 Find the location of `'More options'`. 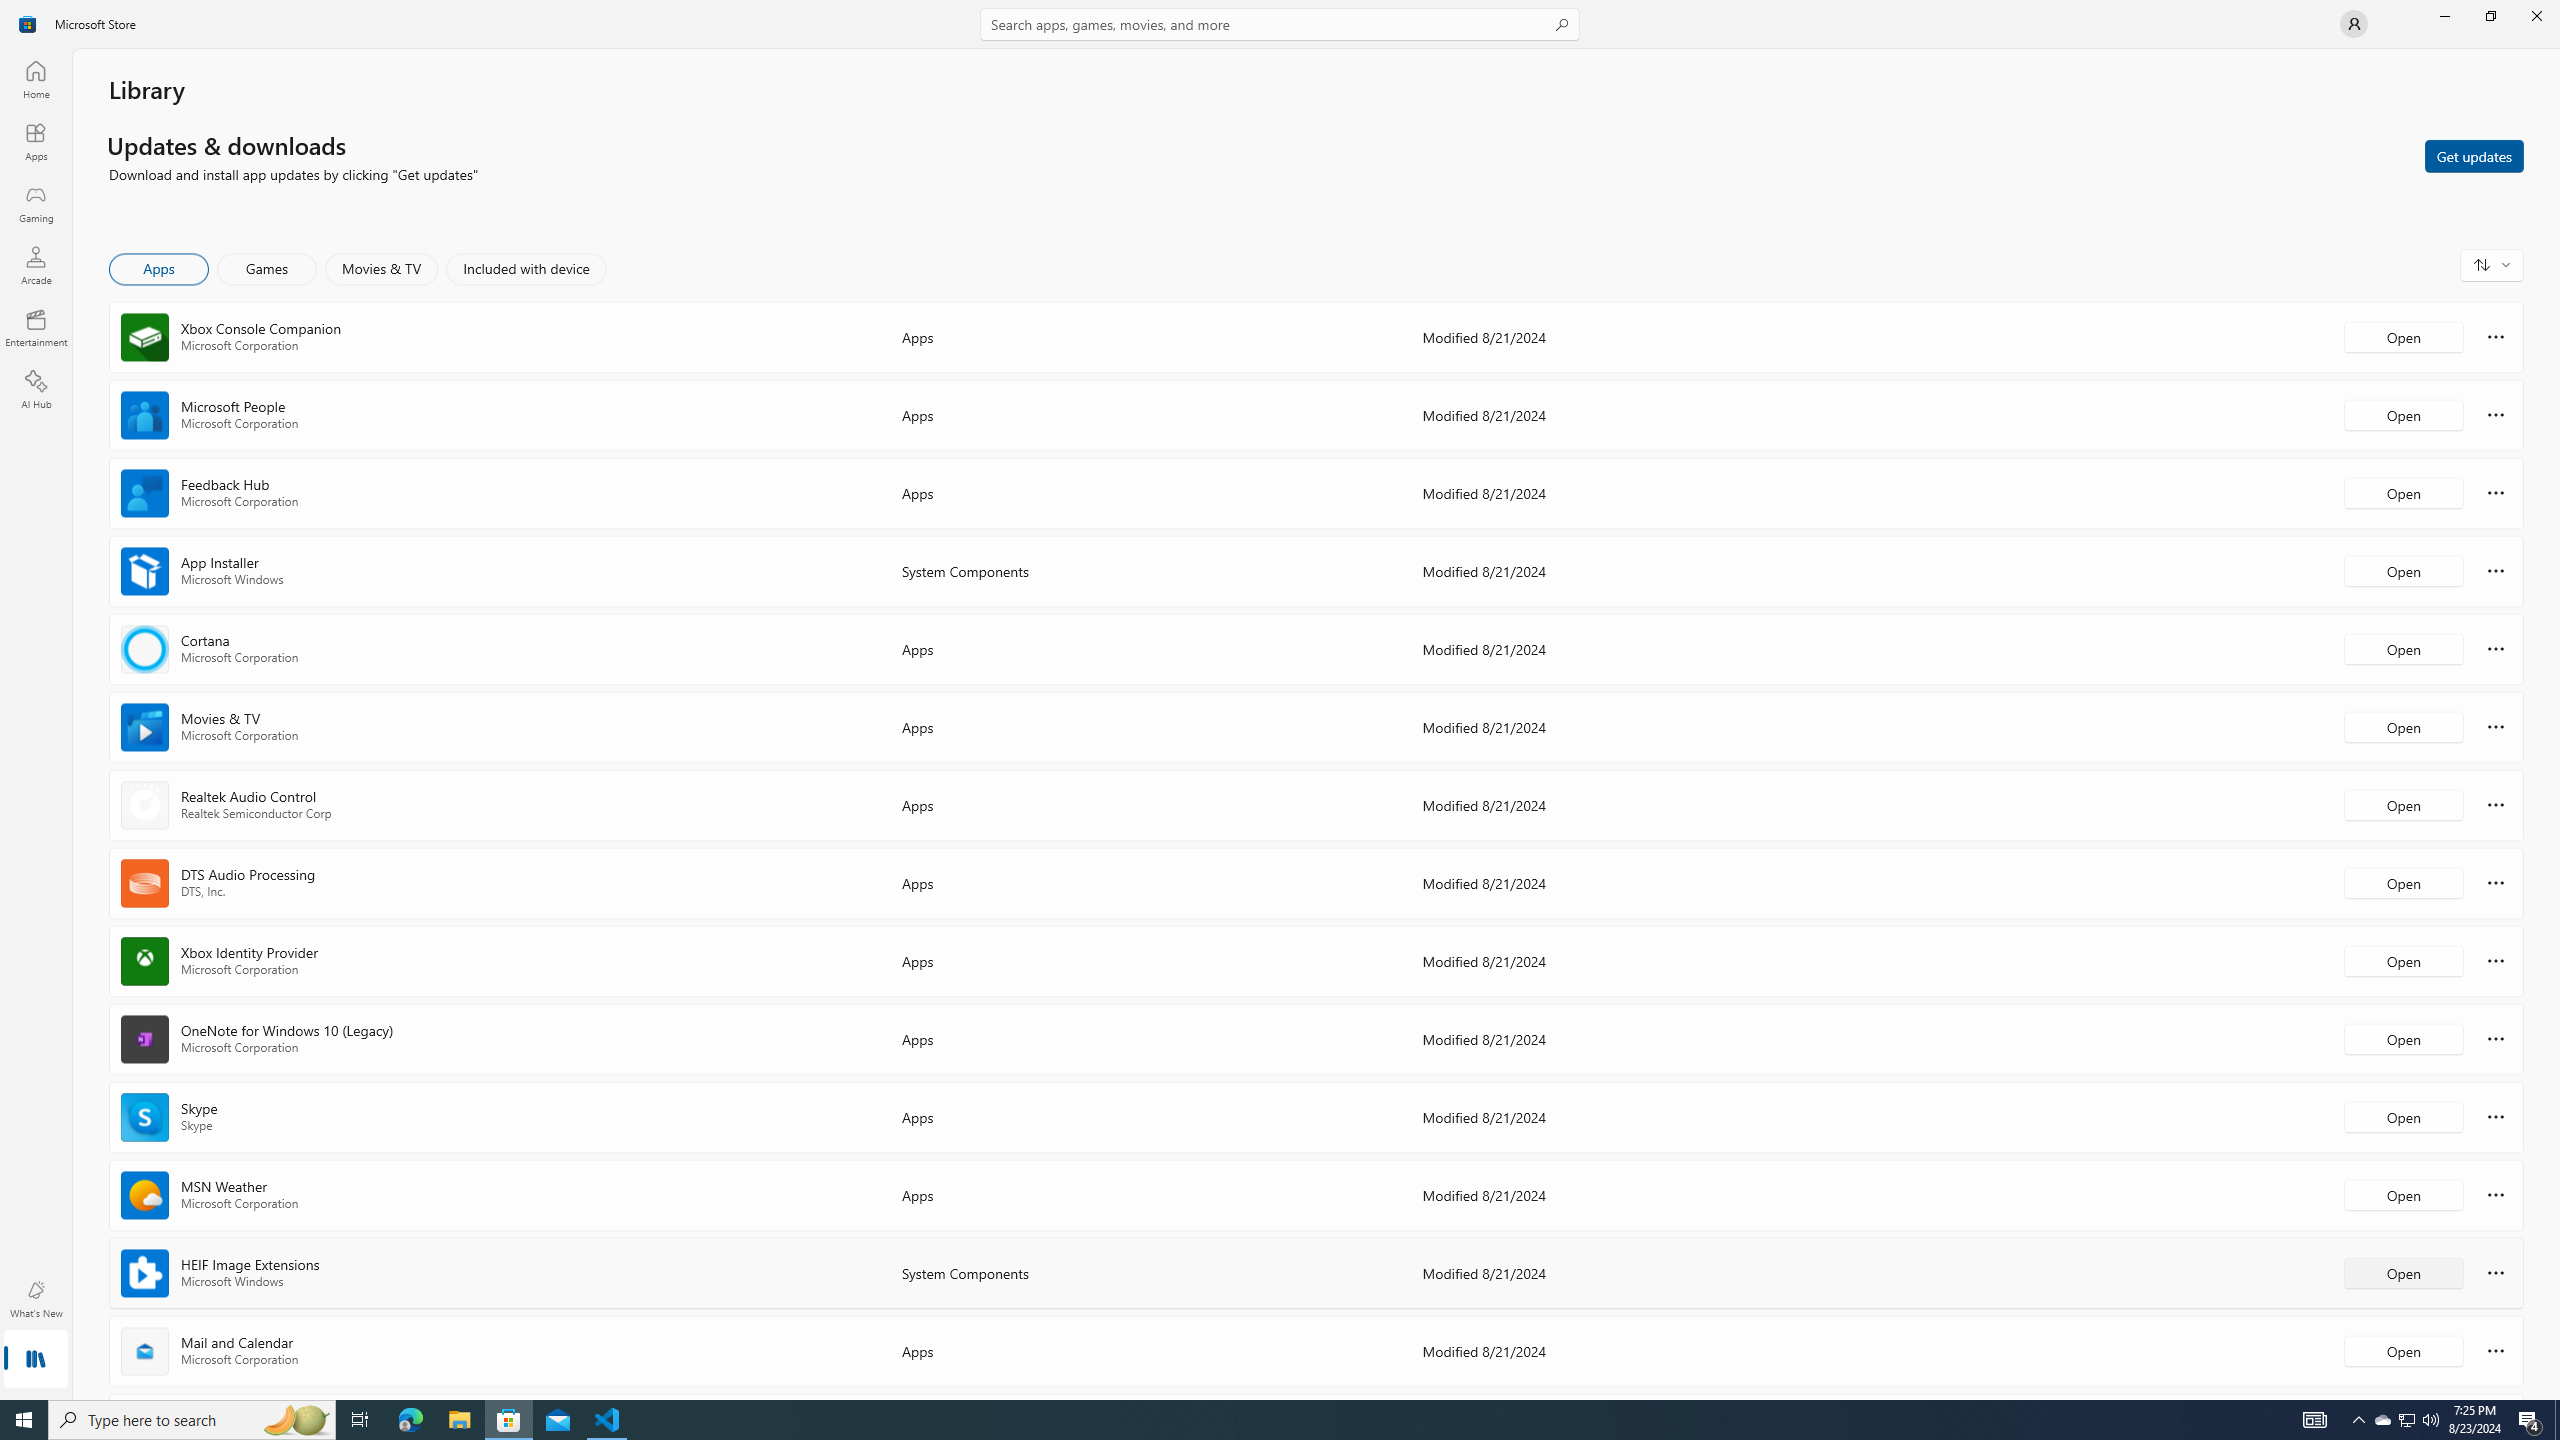

'More options' is located at coordinates (2495, 1349).